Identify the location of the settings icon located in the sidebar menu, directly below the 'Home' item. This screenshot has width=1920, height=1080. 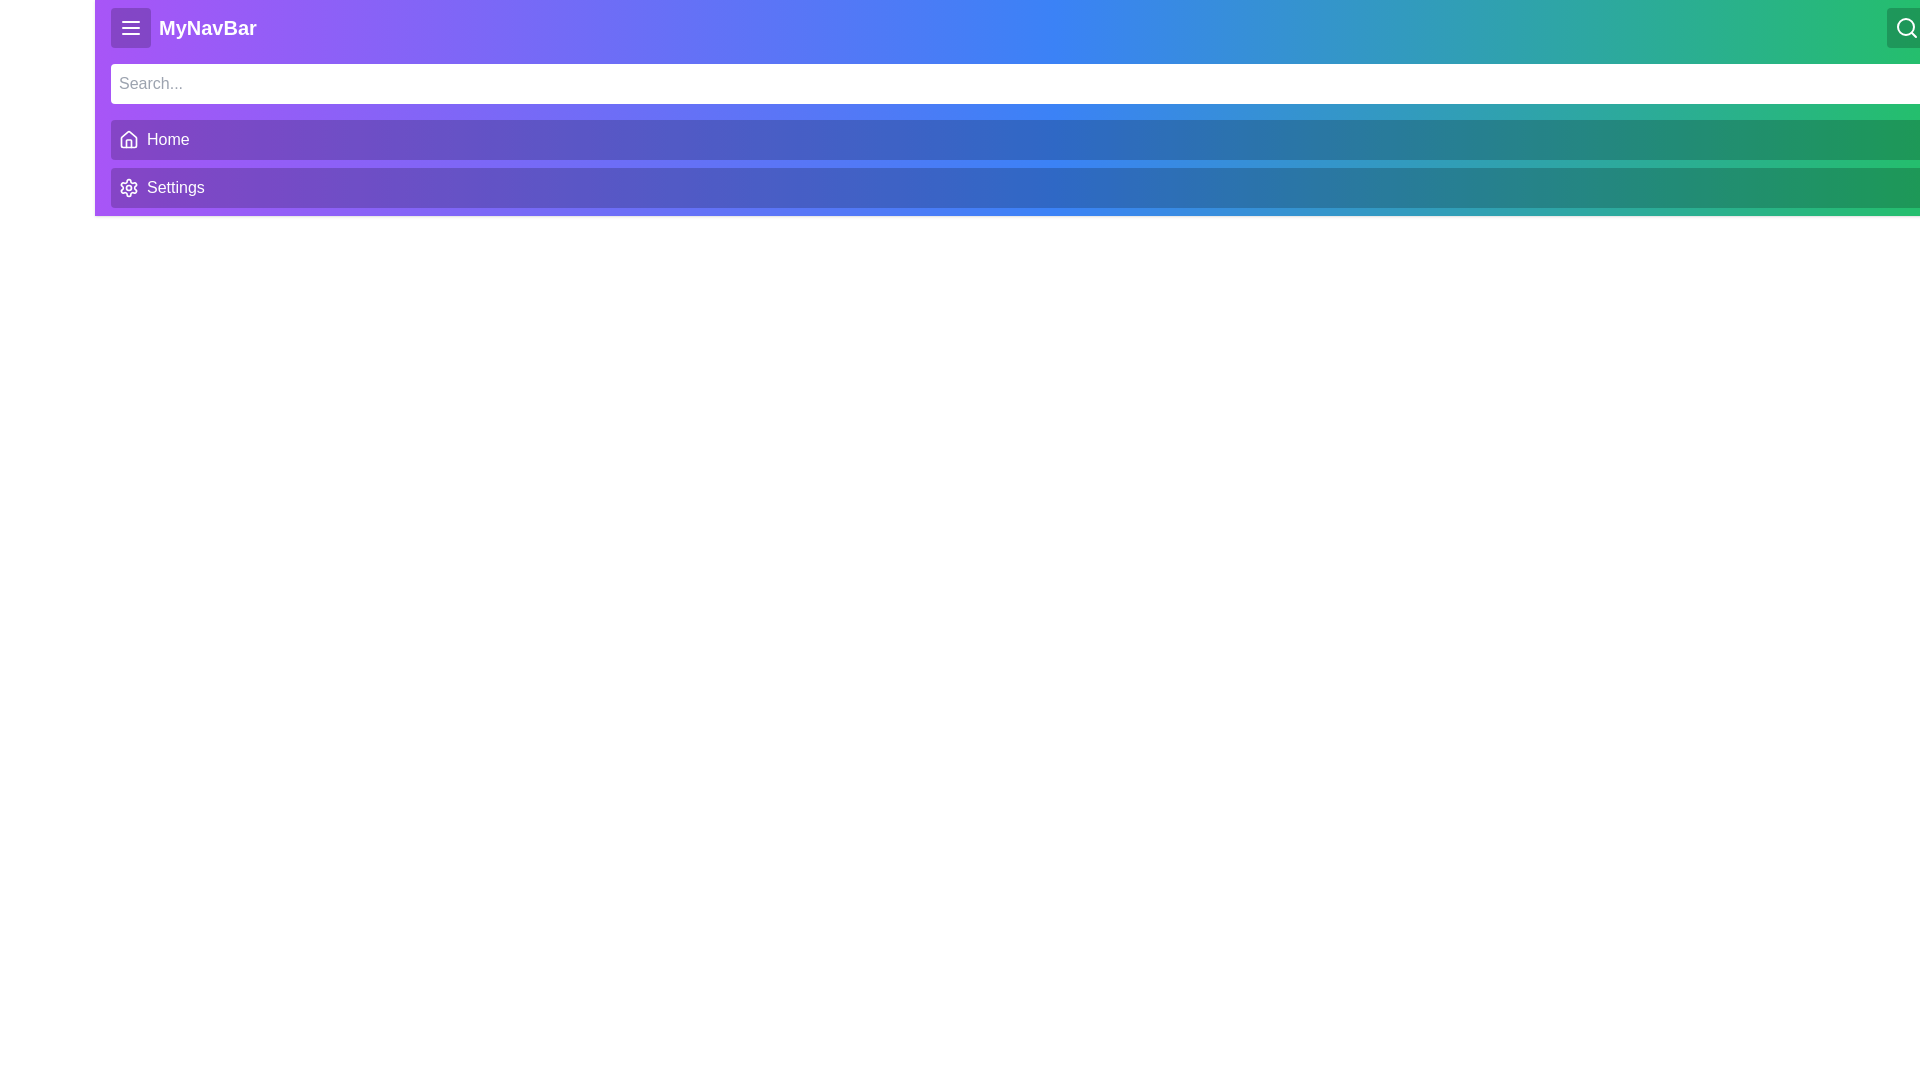
(128, 188).